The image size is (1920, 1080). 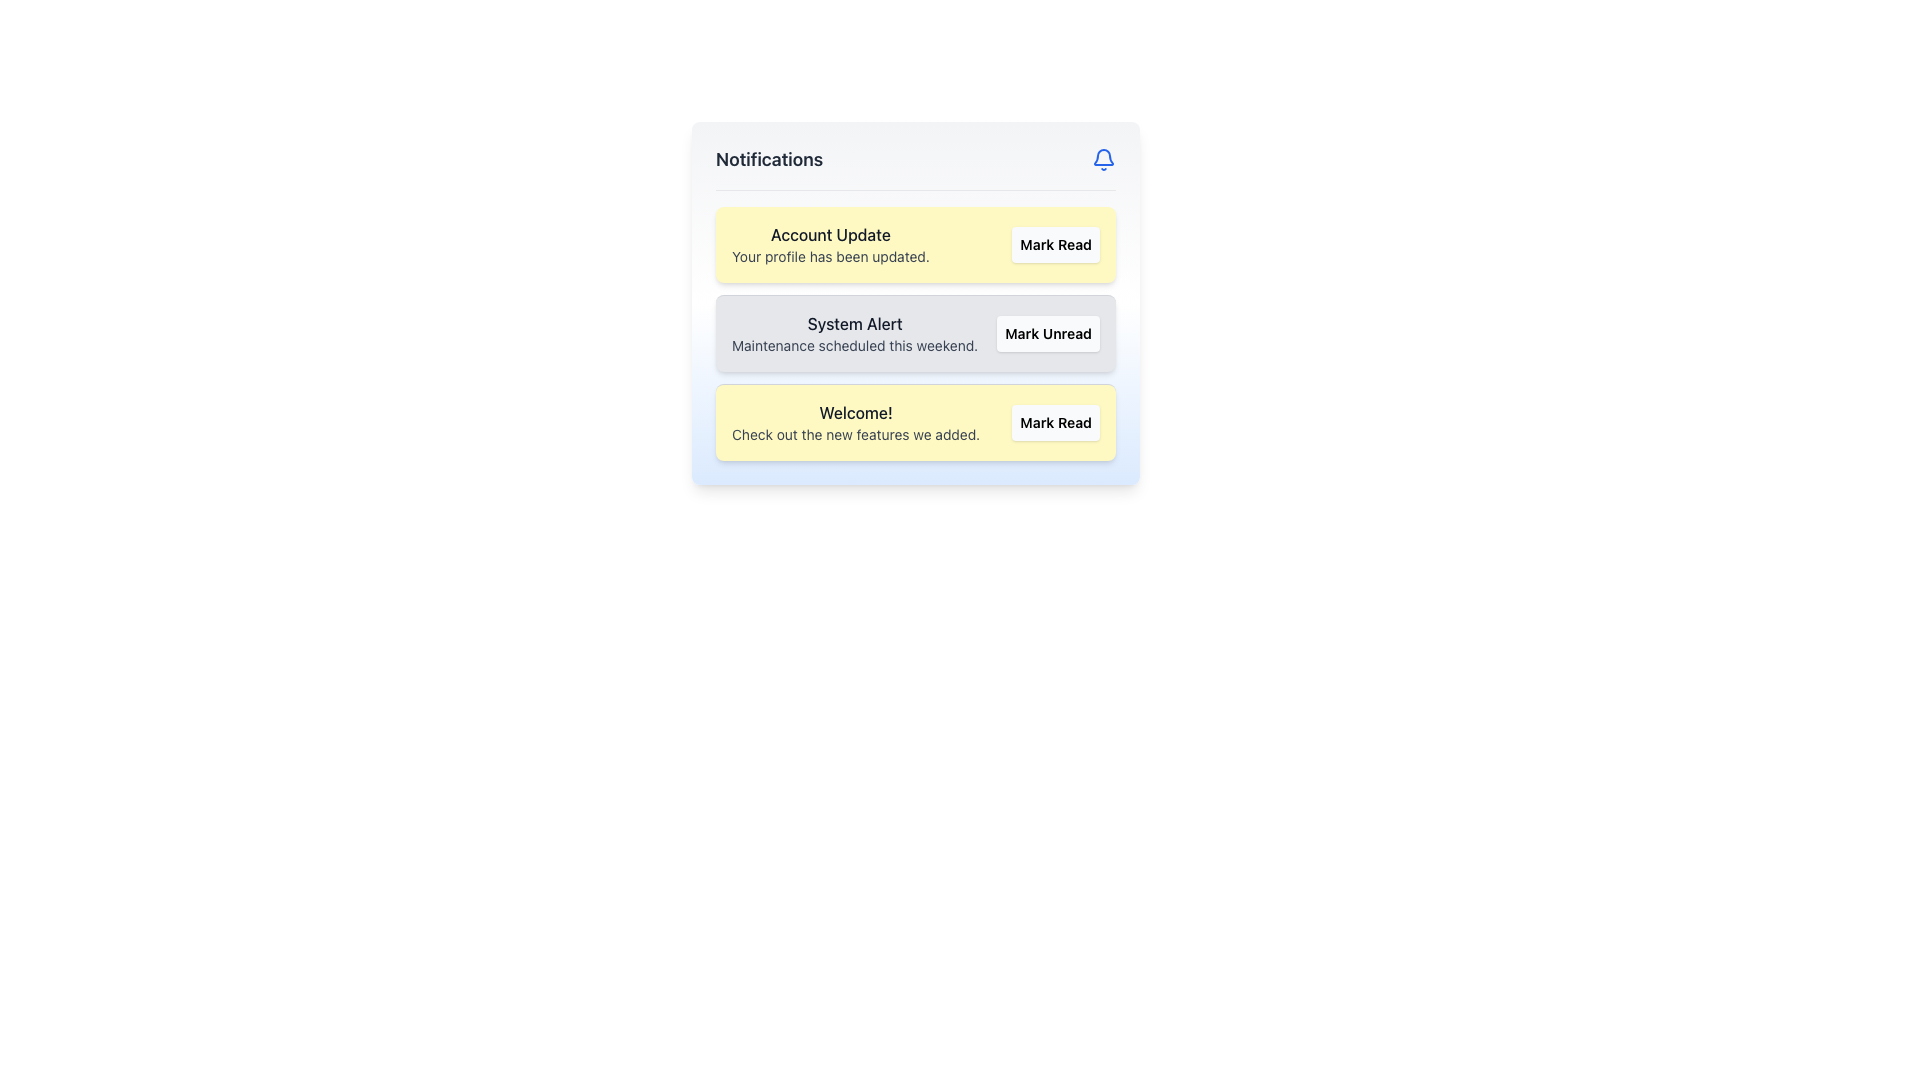 What do you see at coordinates (768, 158) in the screenshot?
I see `text from the 'Notifications' label, which is styled in bold and large font, located at the top-left corner of the notifications box` at bounding box center [768, 158].